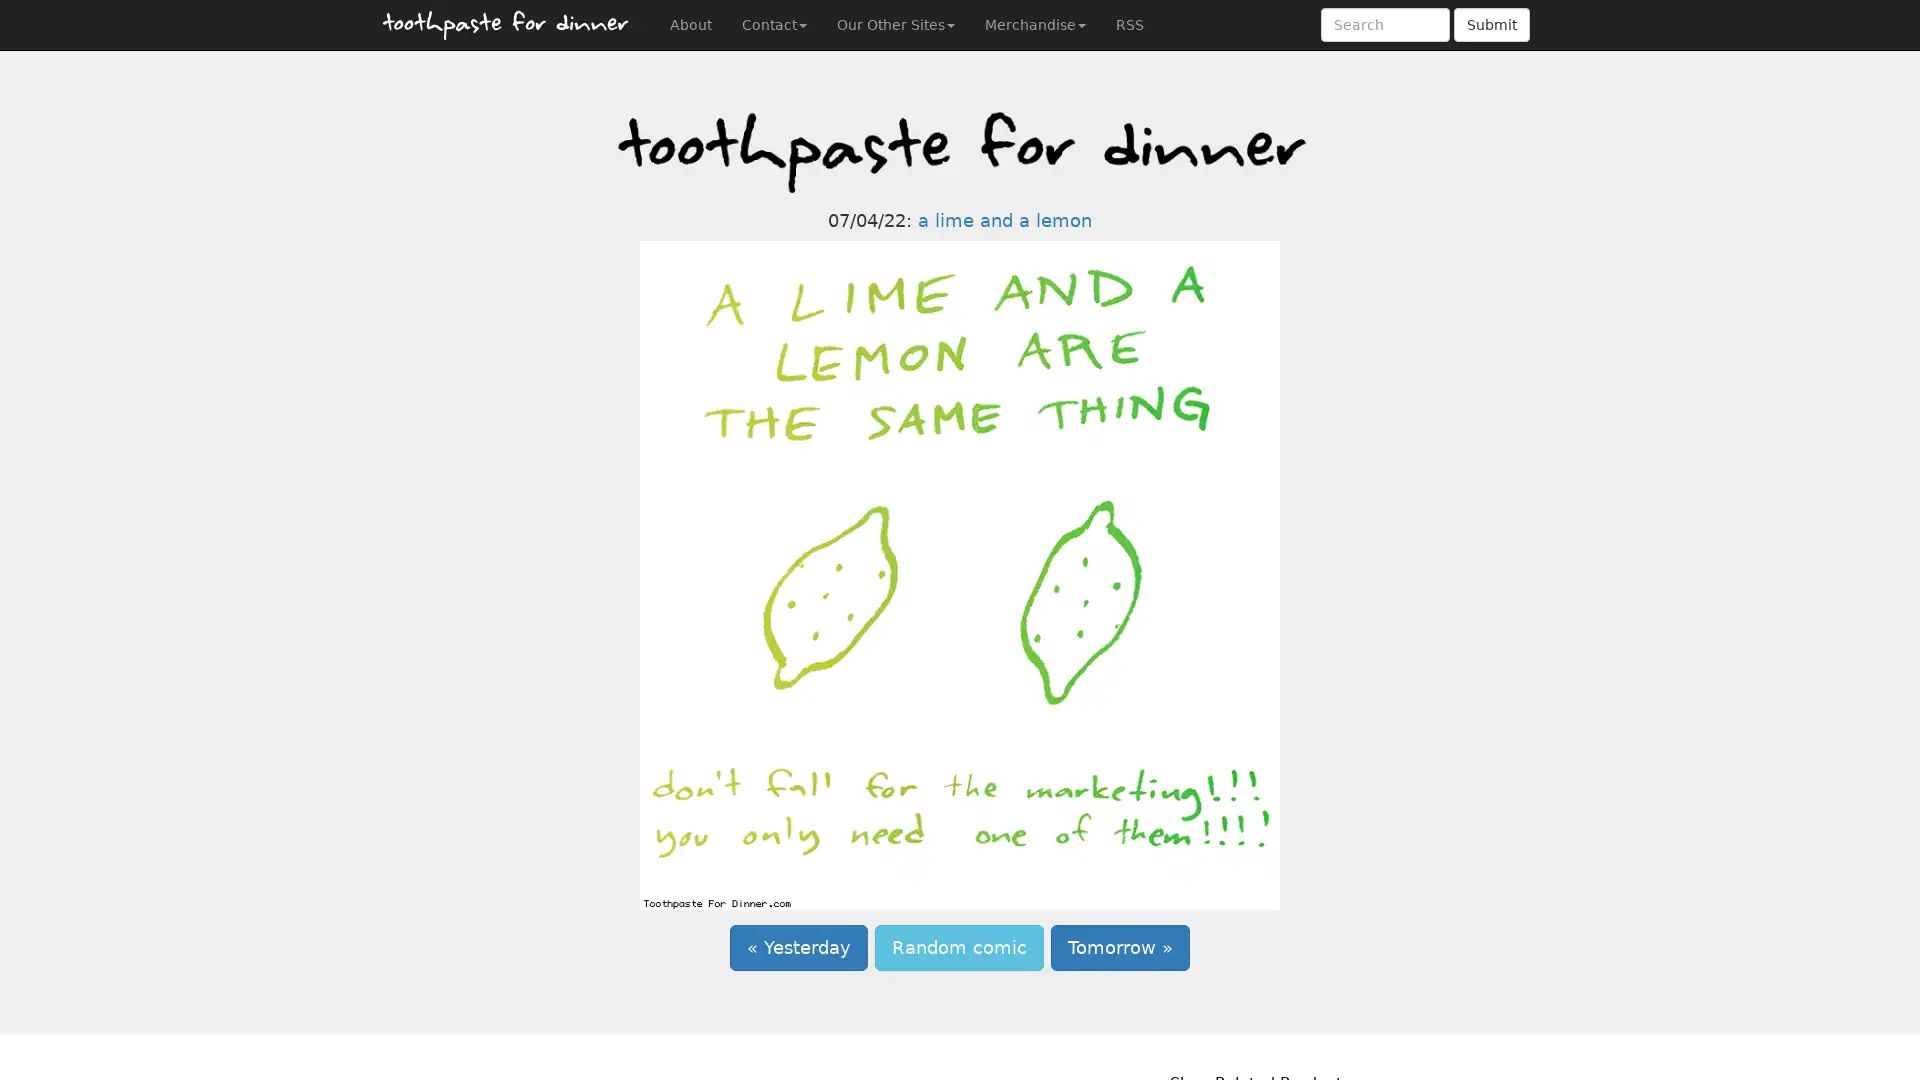 This screenshot has width=1920, height=1080. I want to click on Yesterday, so click(797, 947).